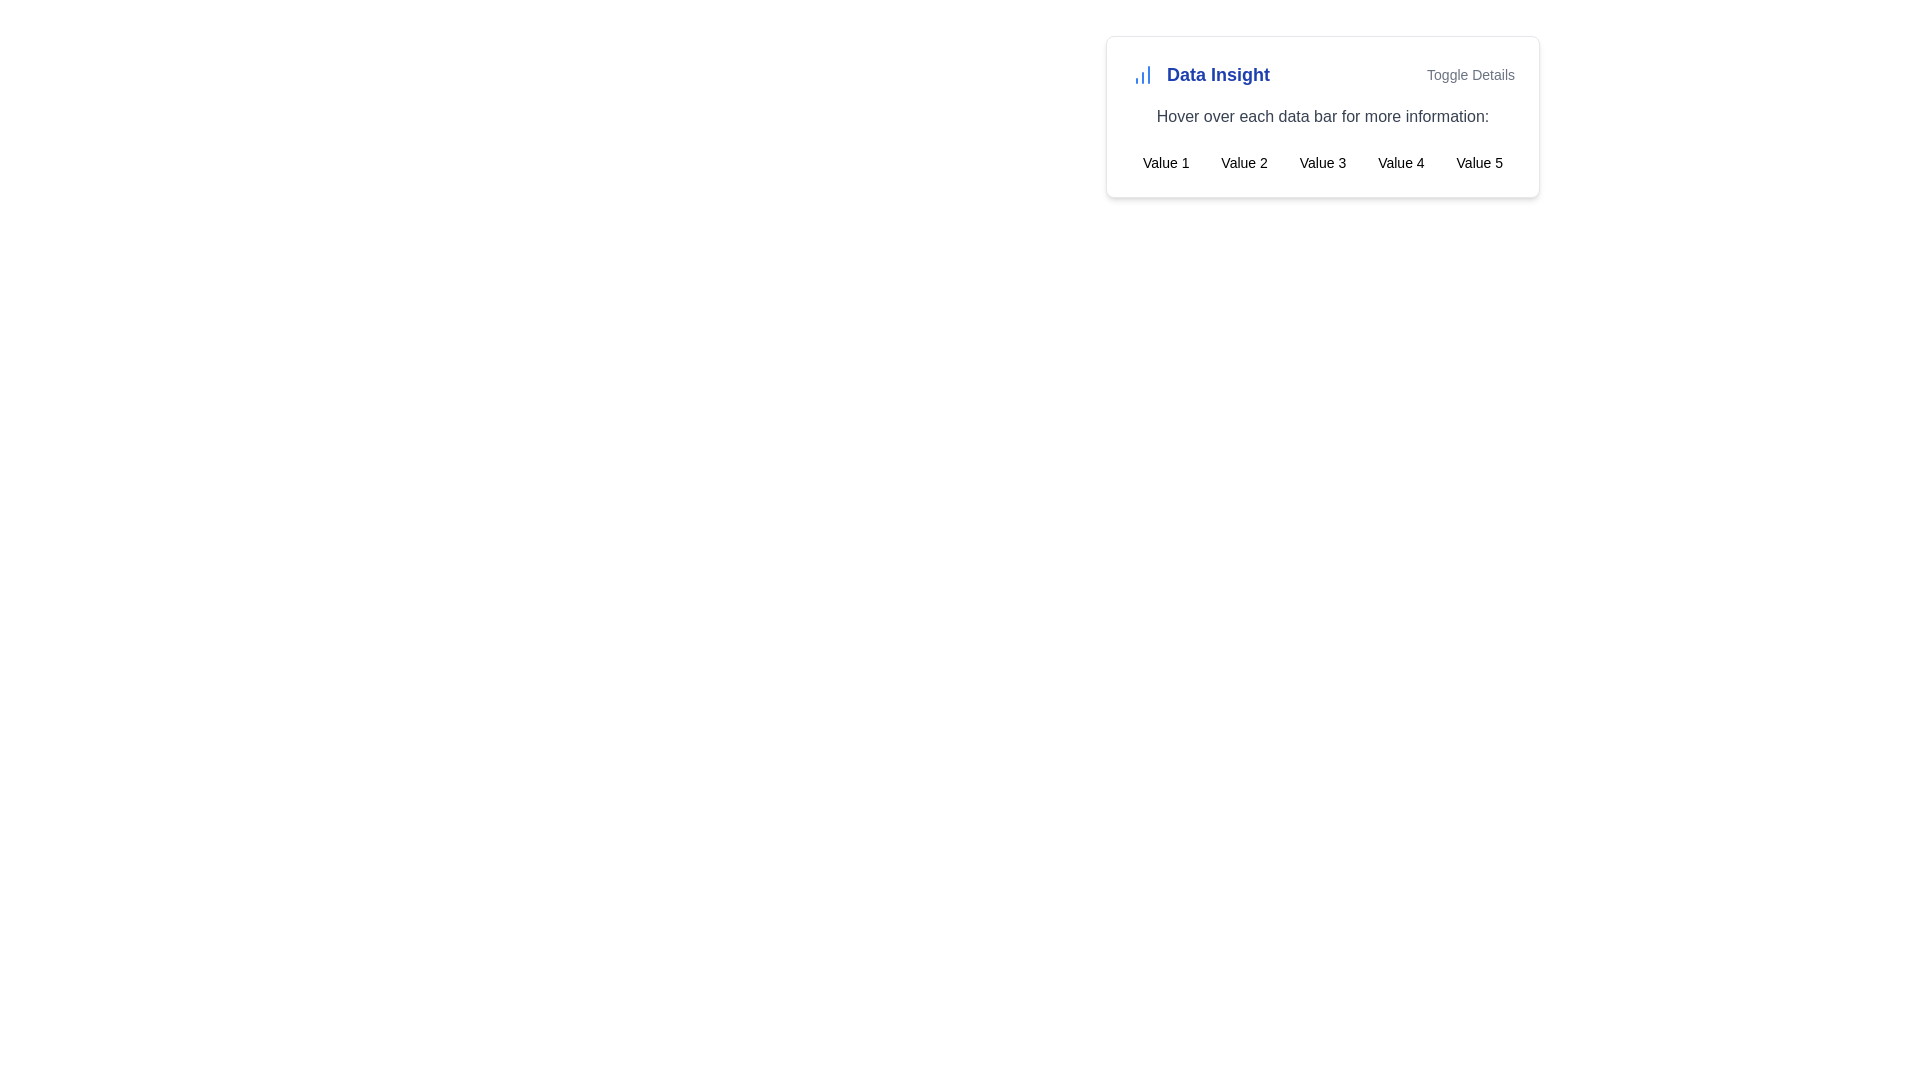  I want to click on the descriptive text label in the grid layout, which is the fourth item from the left, so click(1400, 157).